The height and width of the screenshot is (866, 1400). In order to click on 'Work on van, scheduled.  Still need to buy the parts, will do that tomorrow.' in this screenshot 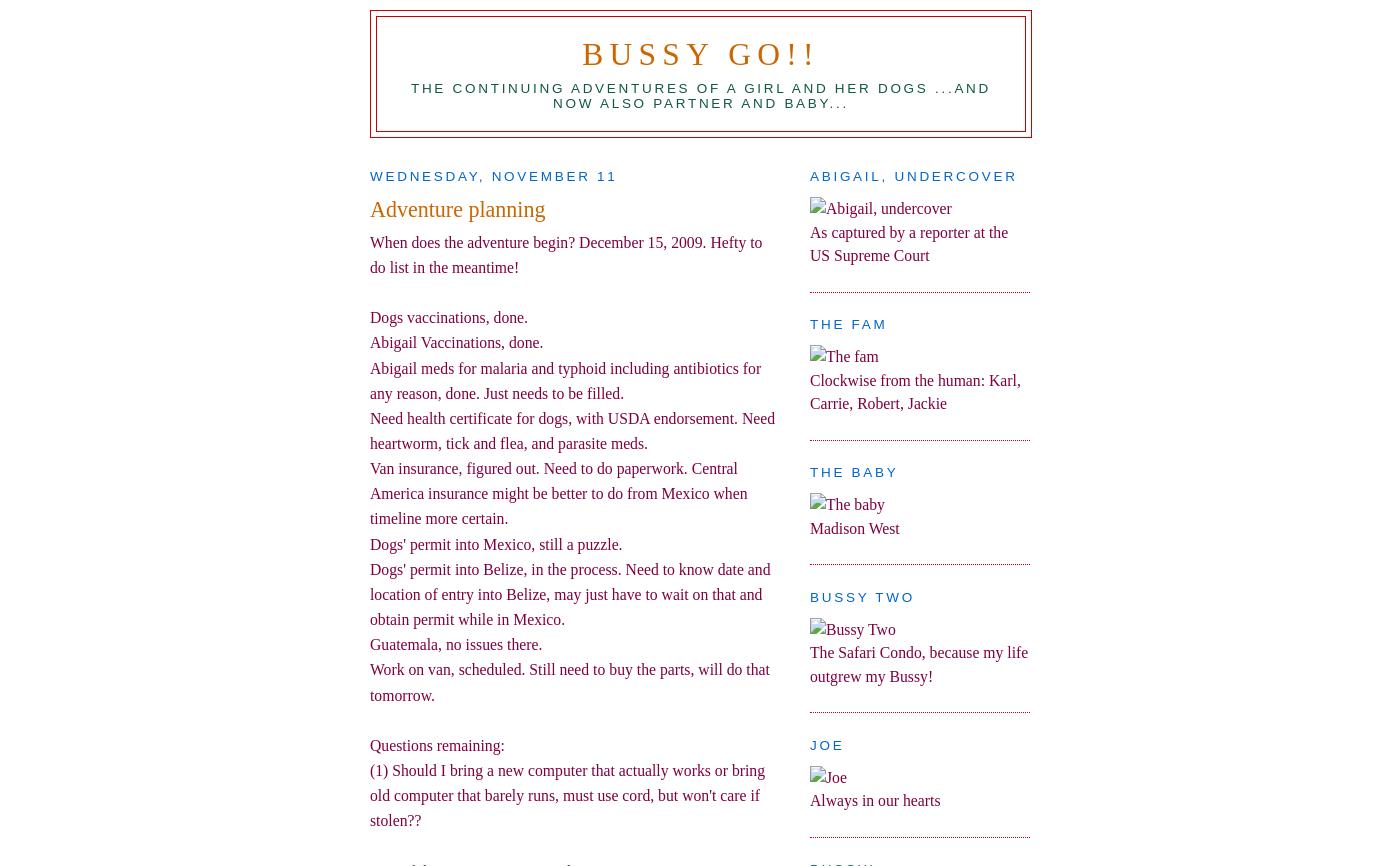, I will do `click(370, 680)`.